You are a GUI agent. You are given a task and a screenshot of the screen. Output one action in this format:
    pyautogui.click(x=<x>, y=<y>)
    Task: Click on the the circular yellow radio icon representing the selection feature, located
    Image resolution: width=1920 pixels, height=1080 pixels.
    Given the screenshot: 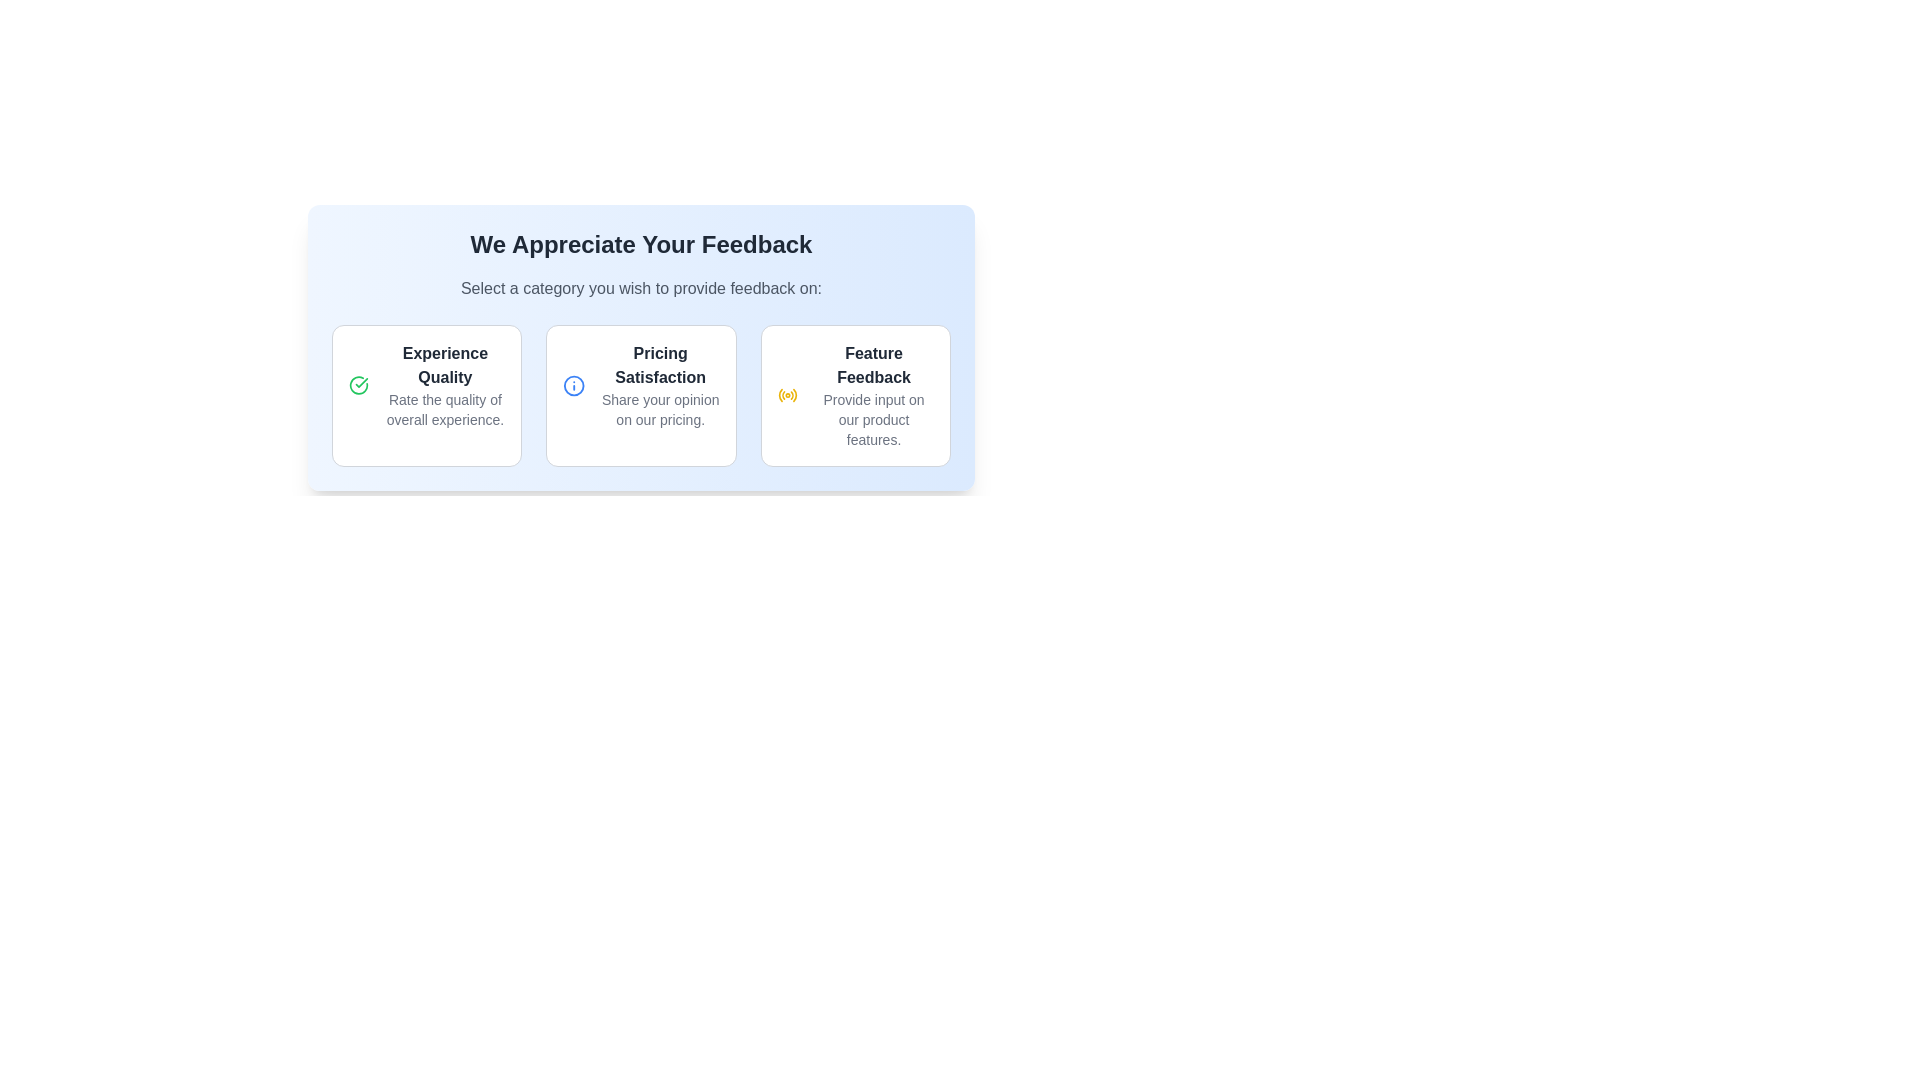 What is the action you would take?
    pyautogui.click(x=786, y=396)
    